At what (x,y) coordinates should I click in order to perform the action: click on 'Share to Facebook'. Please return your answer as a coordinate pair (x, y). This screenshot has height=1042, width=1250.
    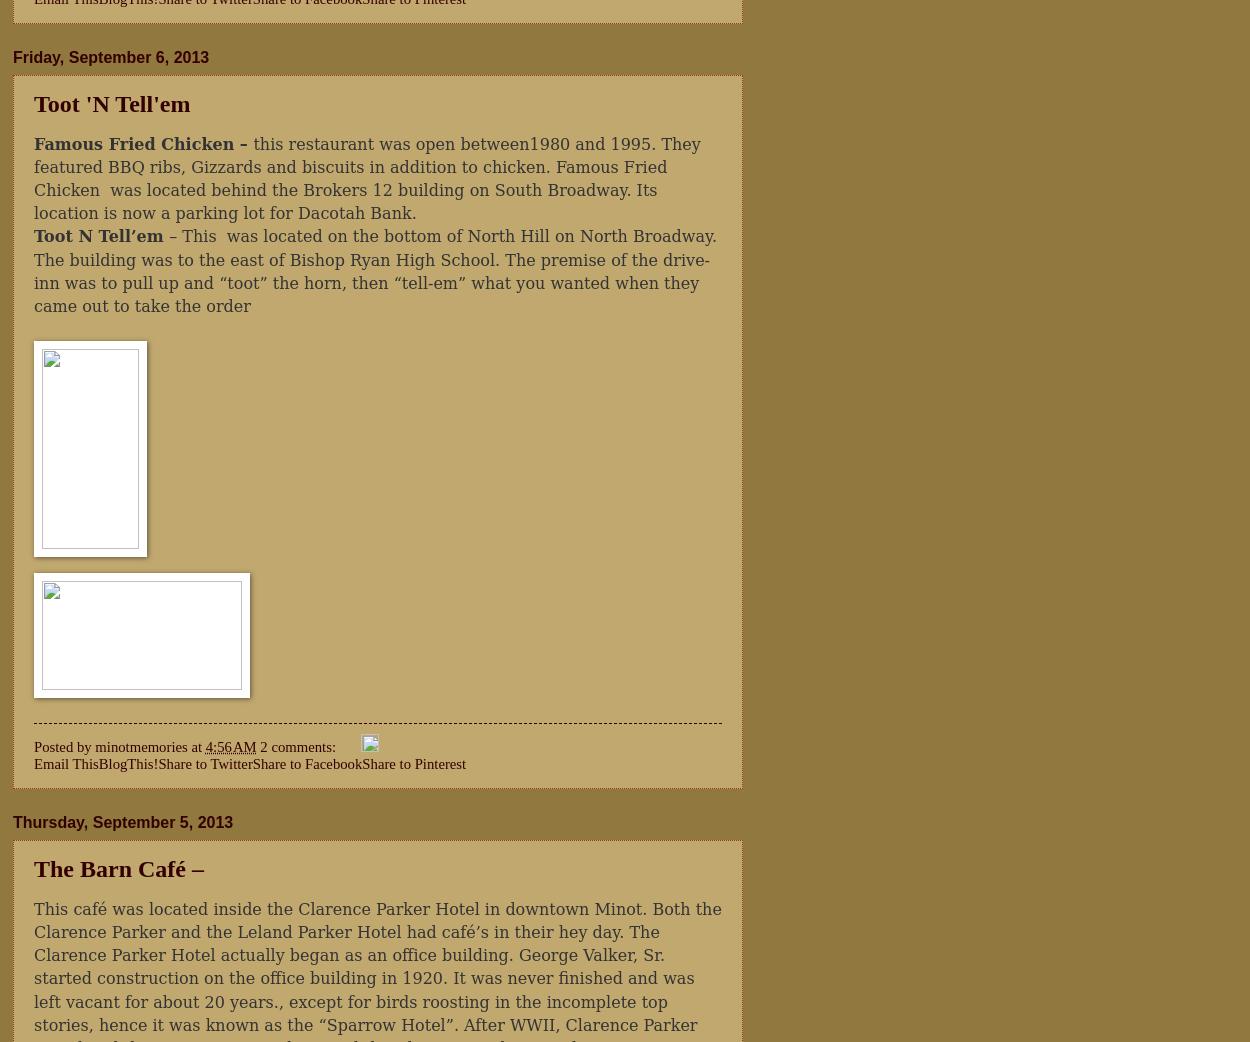
    Looking at the image, I should click on (252, 762).